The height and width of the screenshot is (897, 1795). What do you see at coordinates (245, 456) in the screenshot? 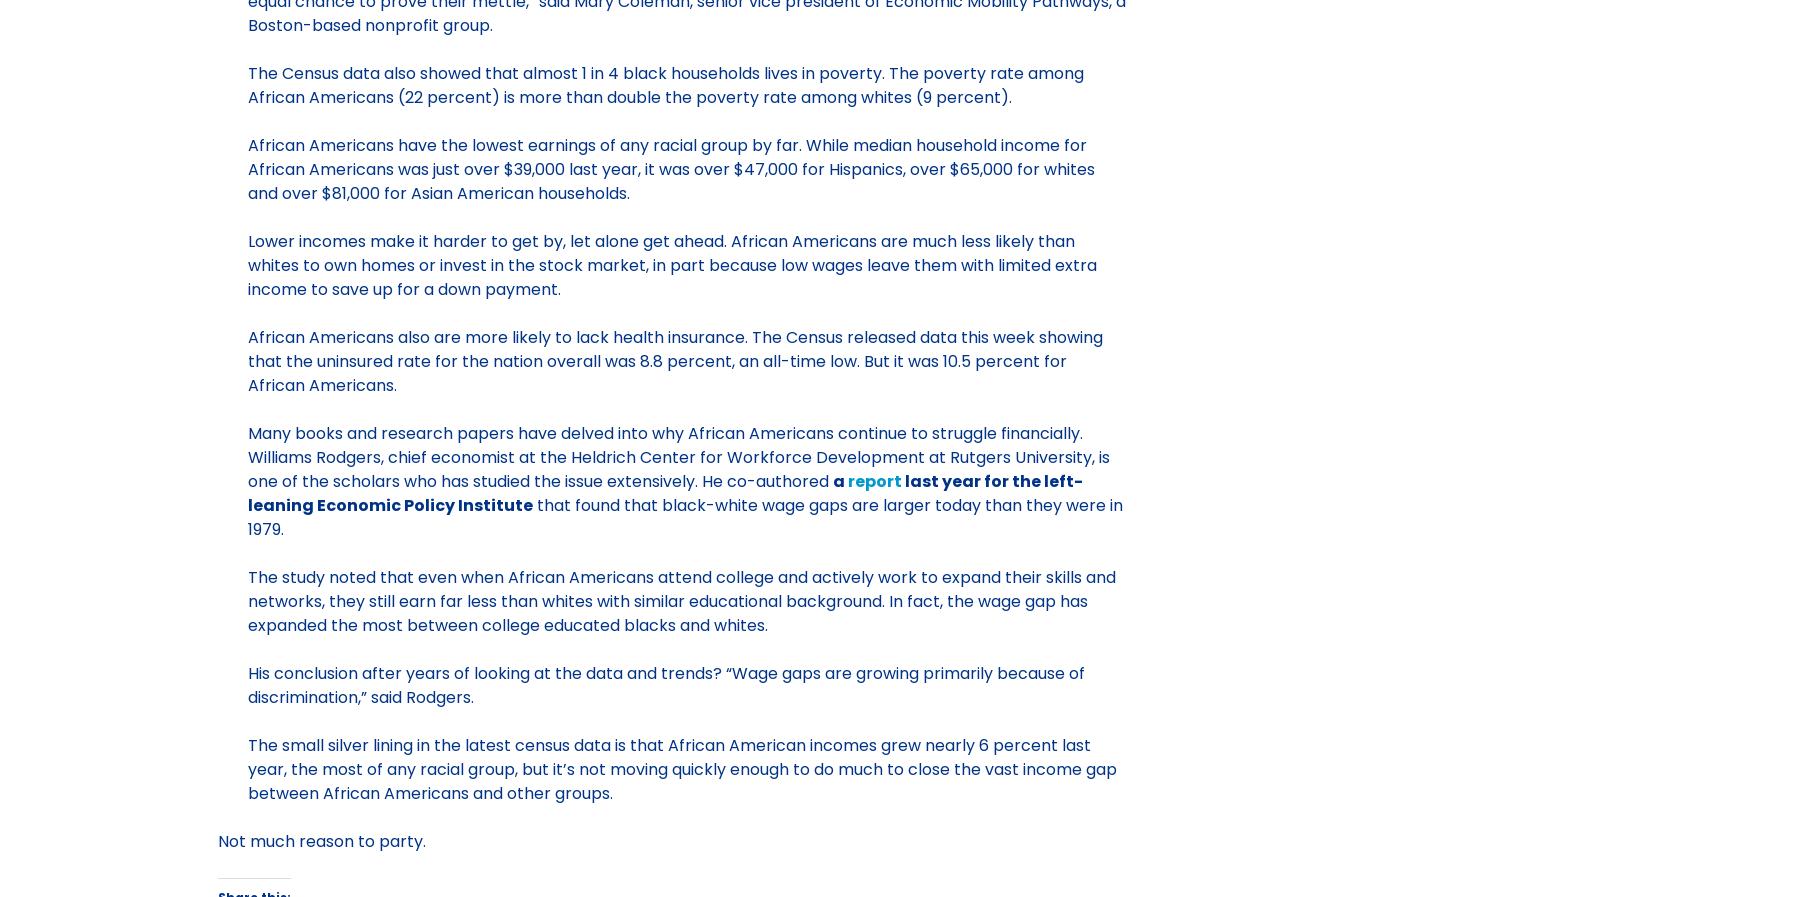
I see `'Many books and research papers have delved into why African Americans continue to struggle financially. Williams Rodgers, chief economist at the Heldrich Center for Workforce Development at Rutgers University, is one of the scholars who has studied the issue extensively. He co-authored'` at bounding box center [245, 456].